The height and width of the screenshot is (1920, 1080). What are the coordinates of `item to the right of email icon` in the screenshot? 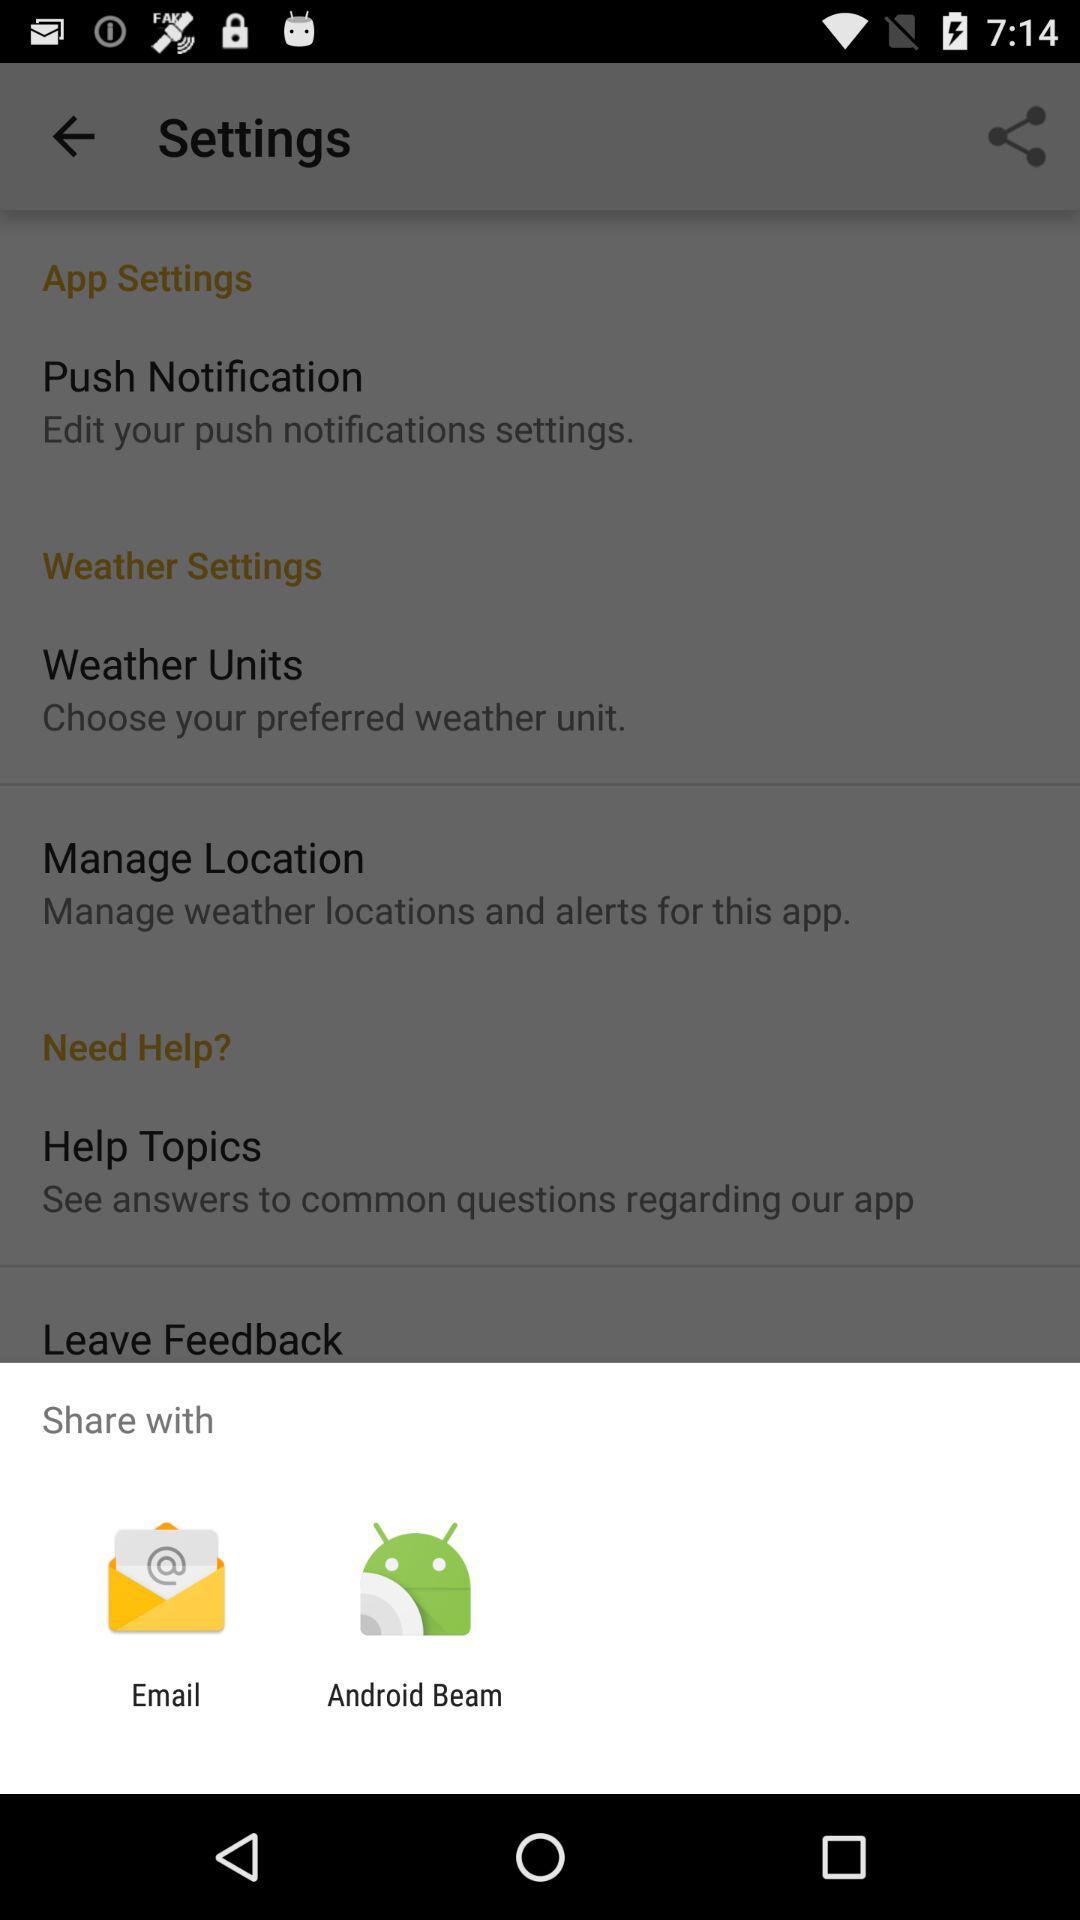 It's located at (414, 1711).